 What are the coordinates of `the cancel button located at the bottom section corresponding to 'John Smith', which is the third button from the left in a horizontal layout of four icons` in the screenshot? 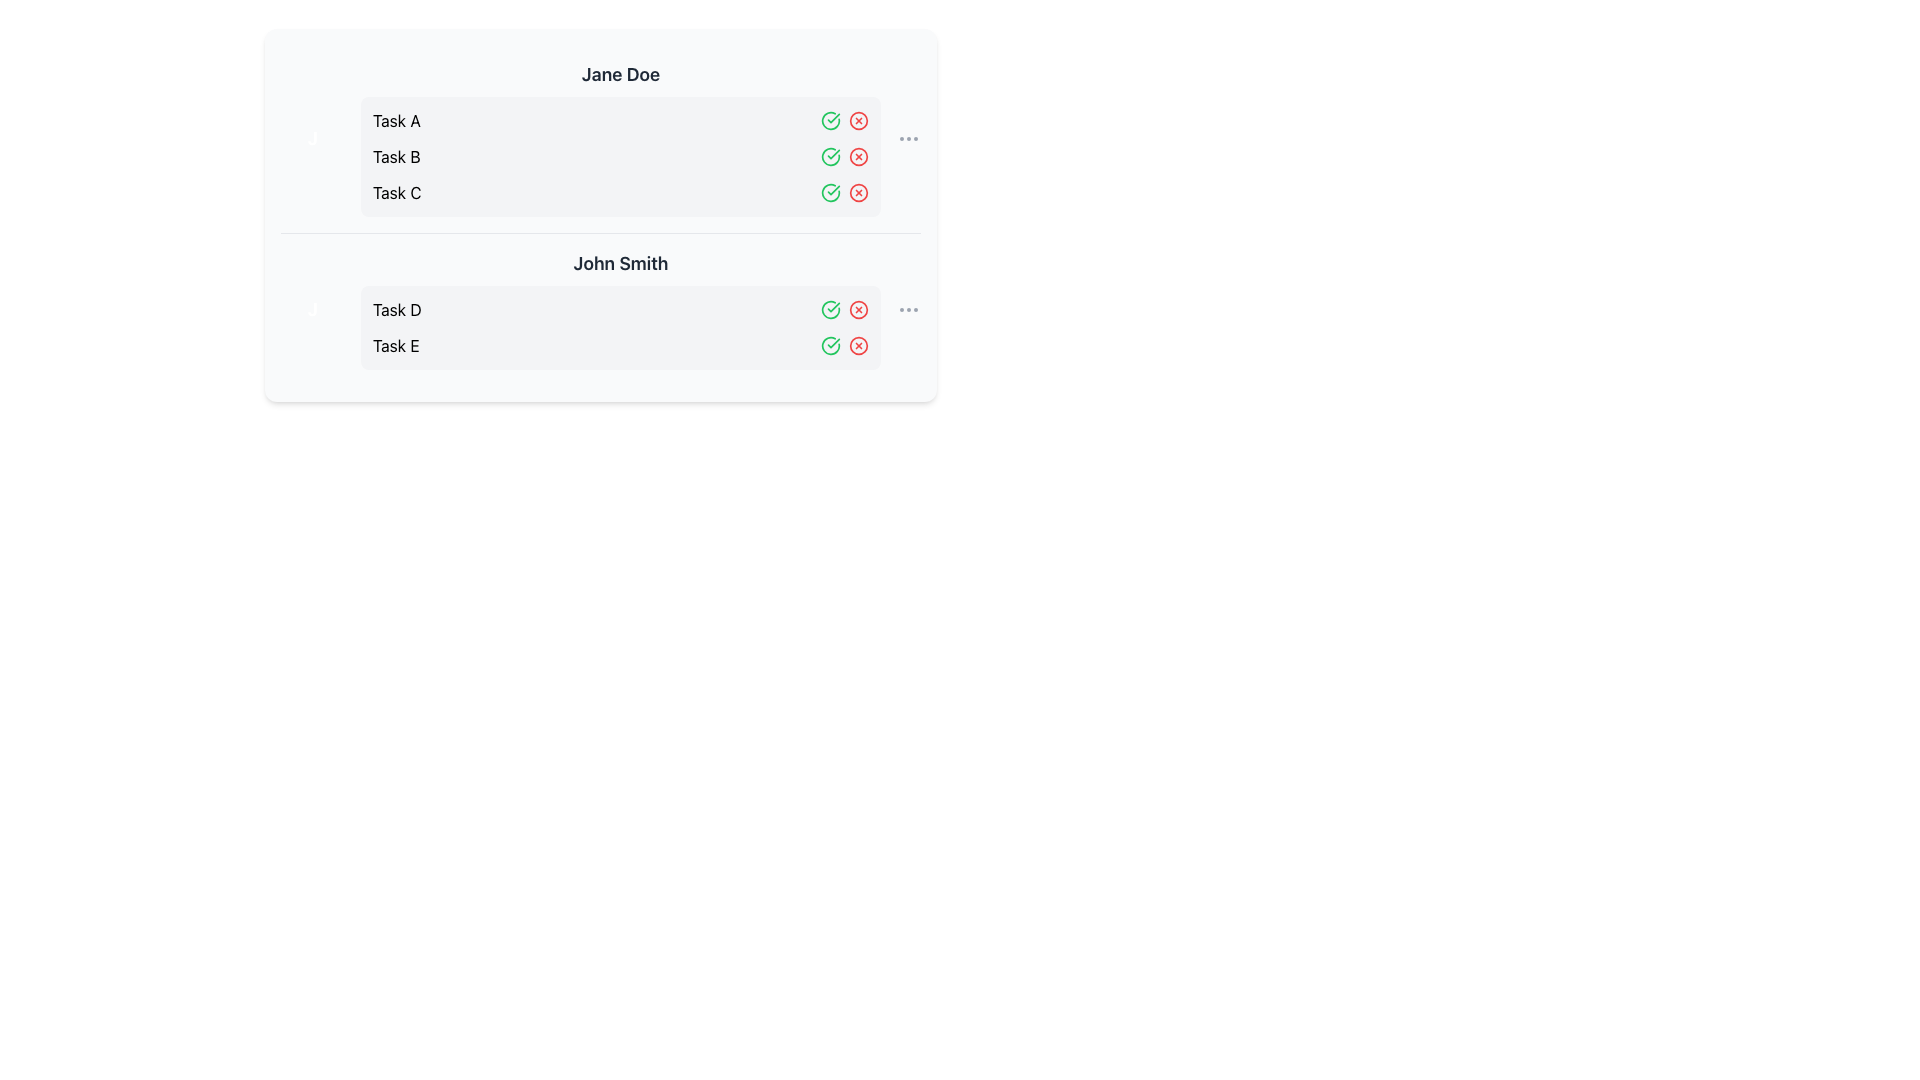 It's located at (859, 309).